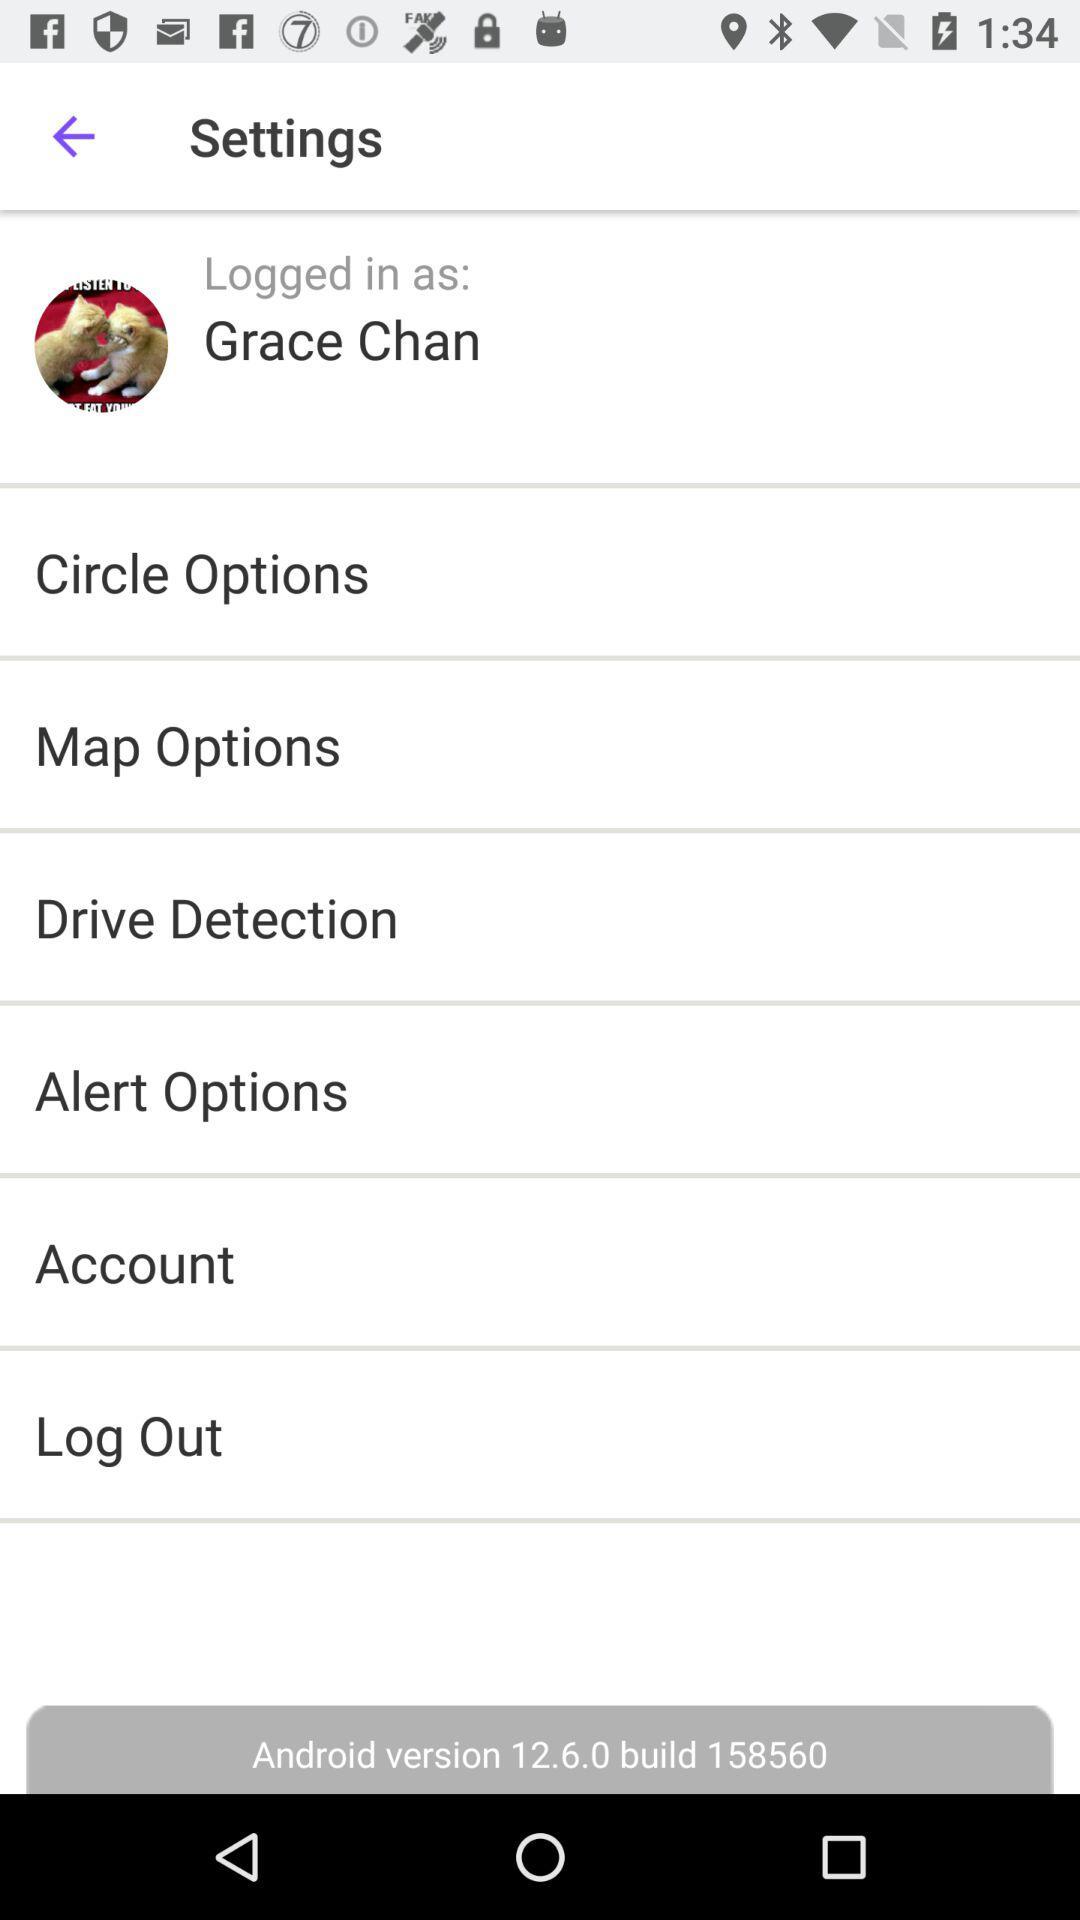 The image size is (1080, 1920). Describe the element at coordinates (336, 270) in the screenshot. I see `icon below the settings` at that location.